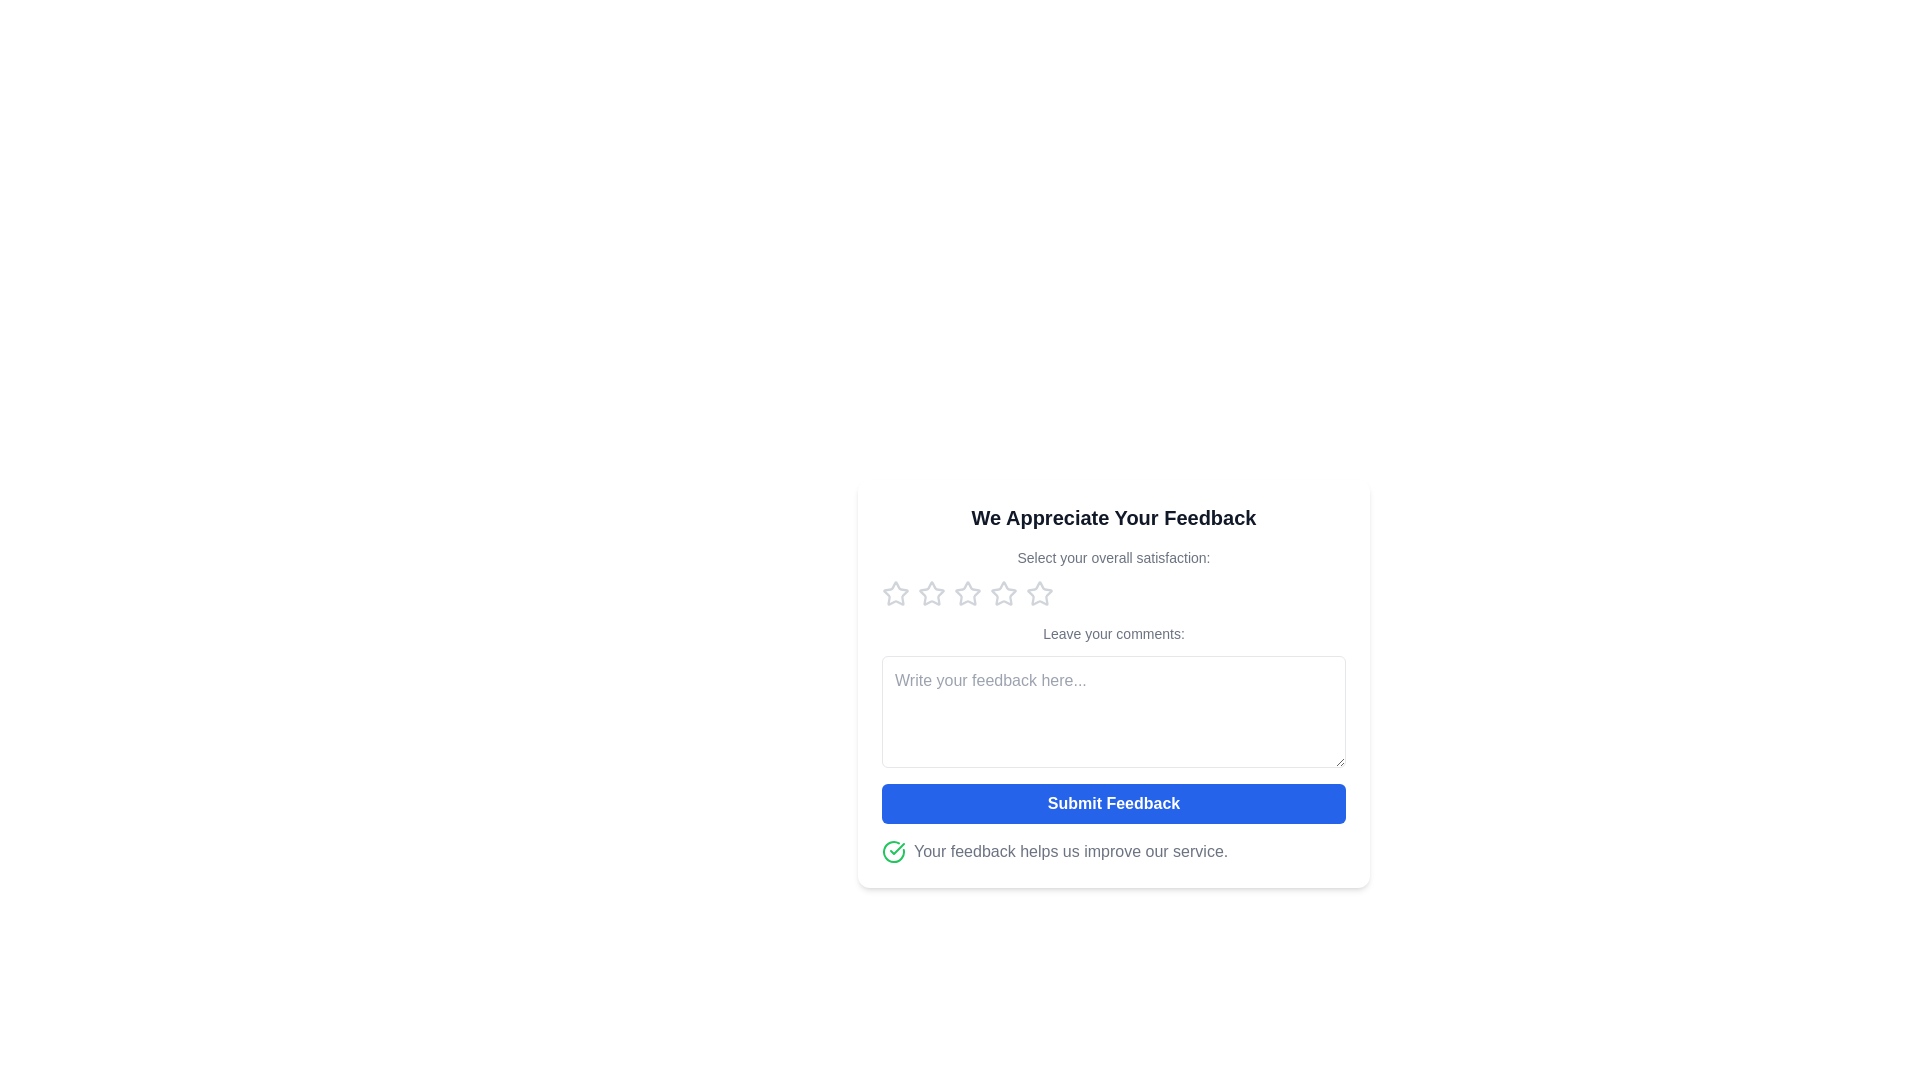 Image resolution: width=1920 pixels, height=1080 pixels. I want to click on the fourth star in the row of five stars under the heading 'Select your overall satisfaction:', so click(1003, 593).